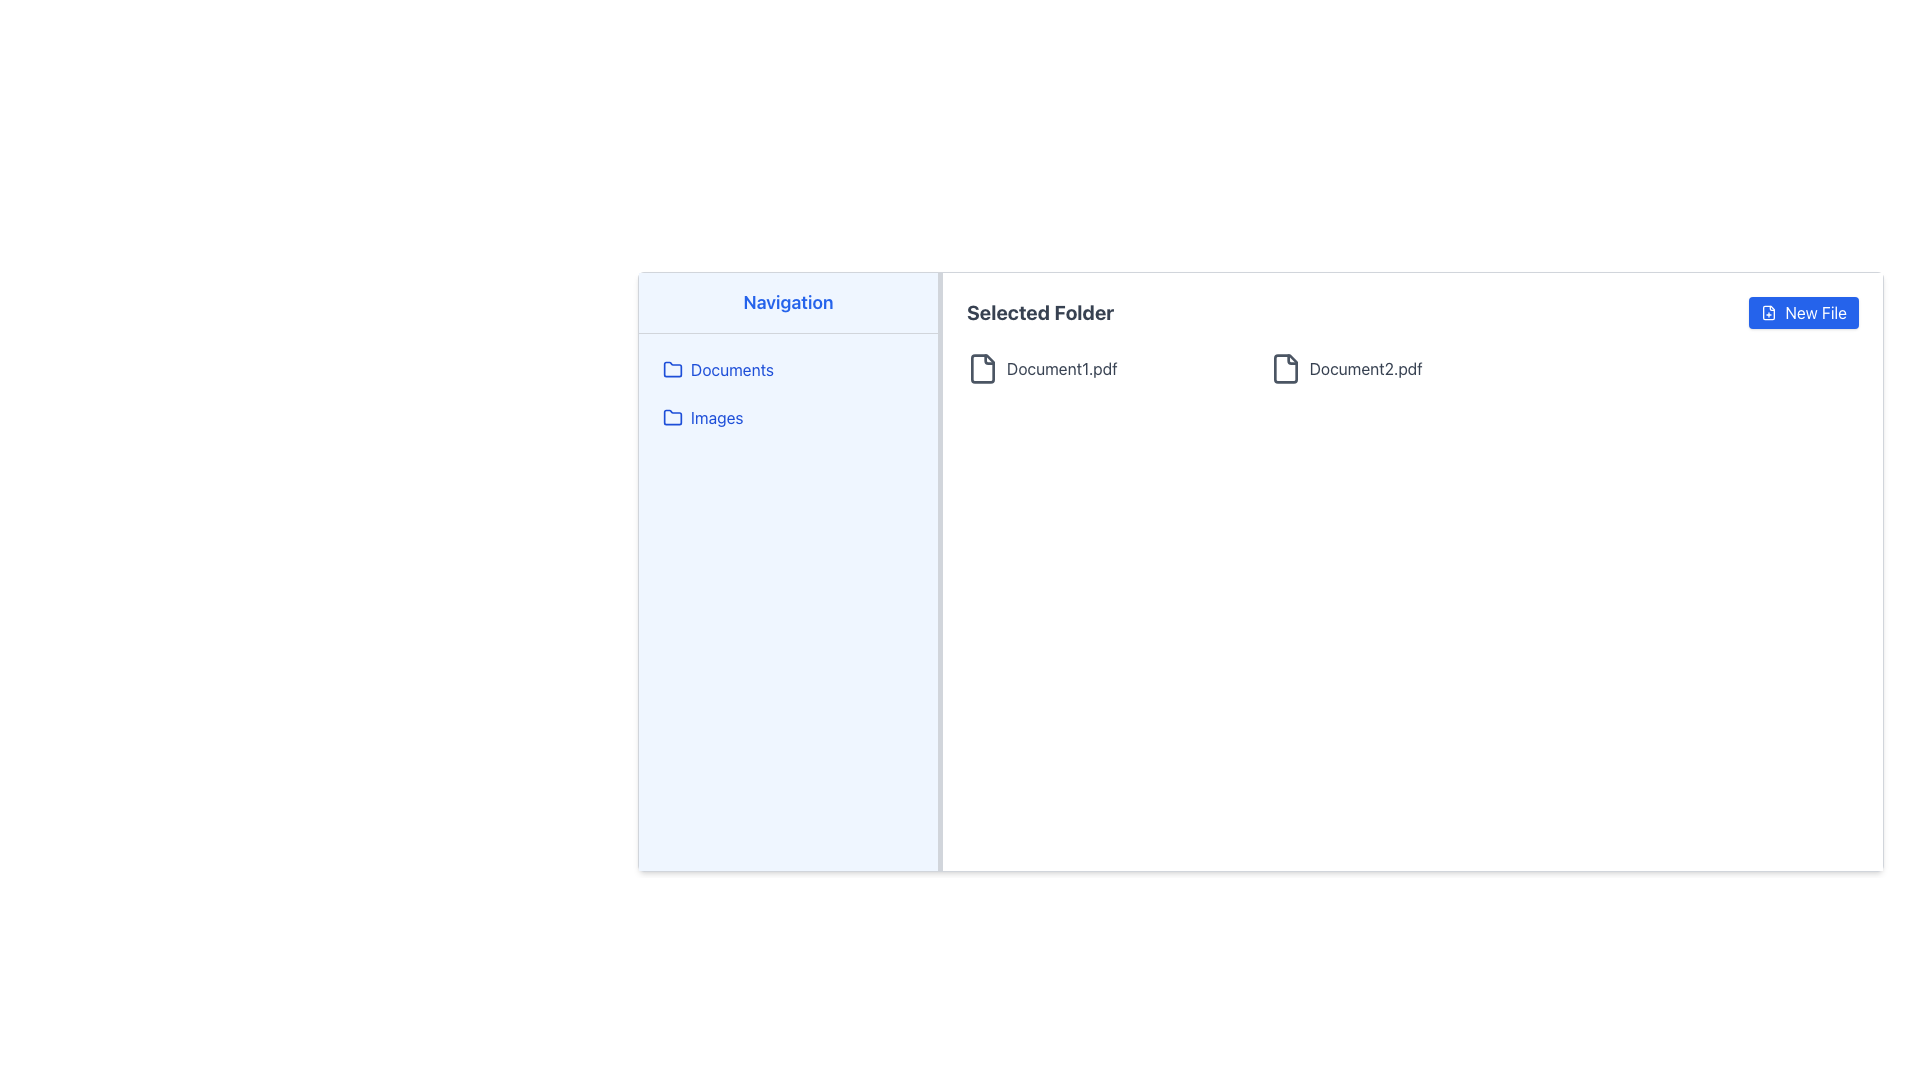 Image resolution: width=1920 pixels, height=1080 pixels. What do you see at coordinates (787, 370) in the screenshot?
I see `the selectable folder or category labeled 'Documents' in the left-hand sidebar` at bounding box center [787, 370].